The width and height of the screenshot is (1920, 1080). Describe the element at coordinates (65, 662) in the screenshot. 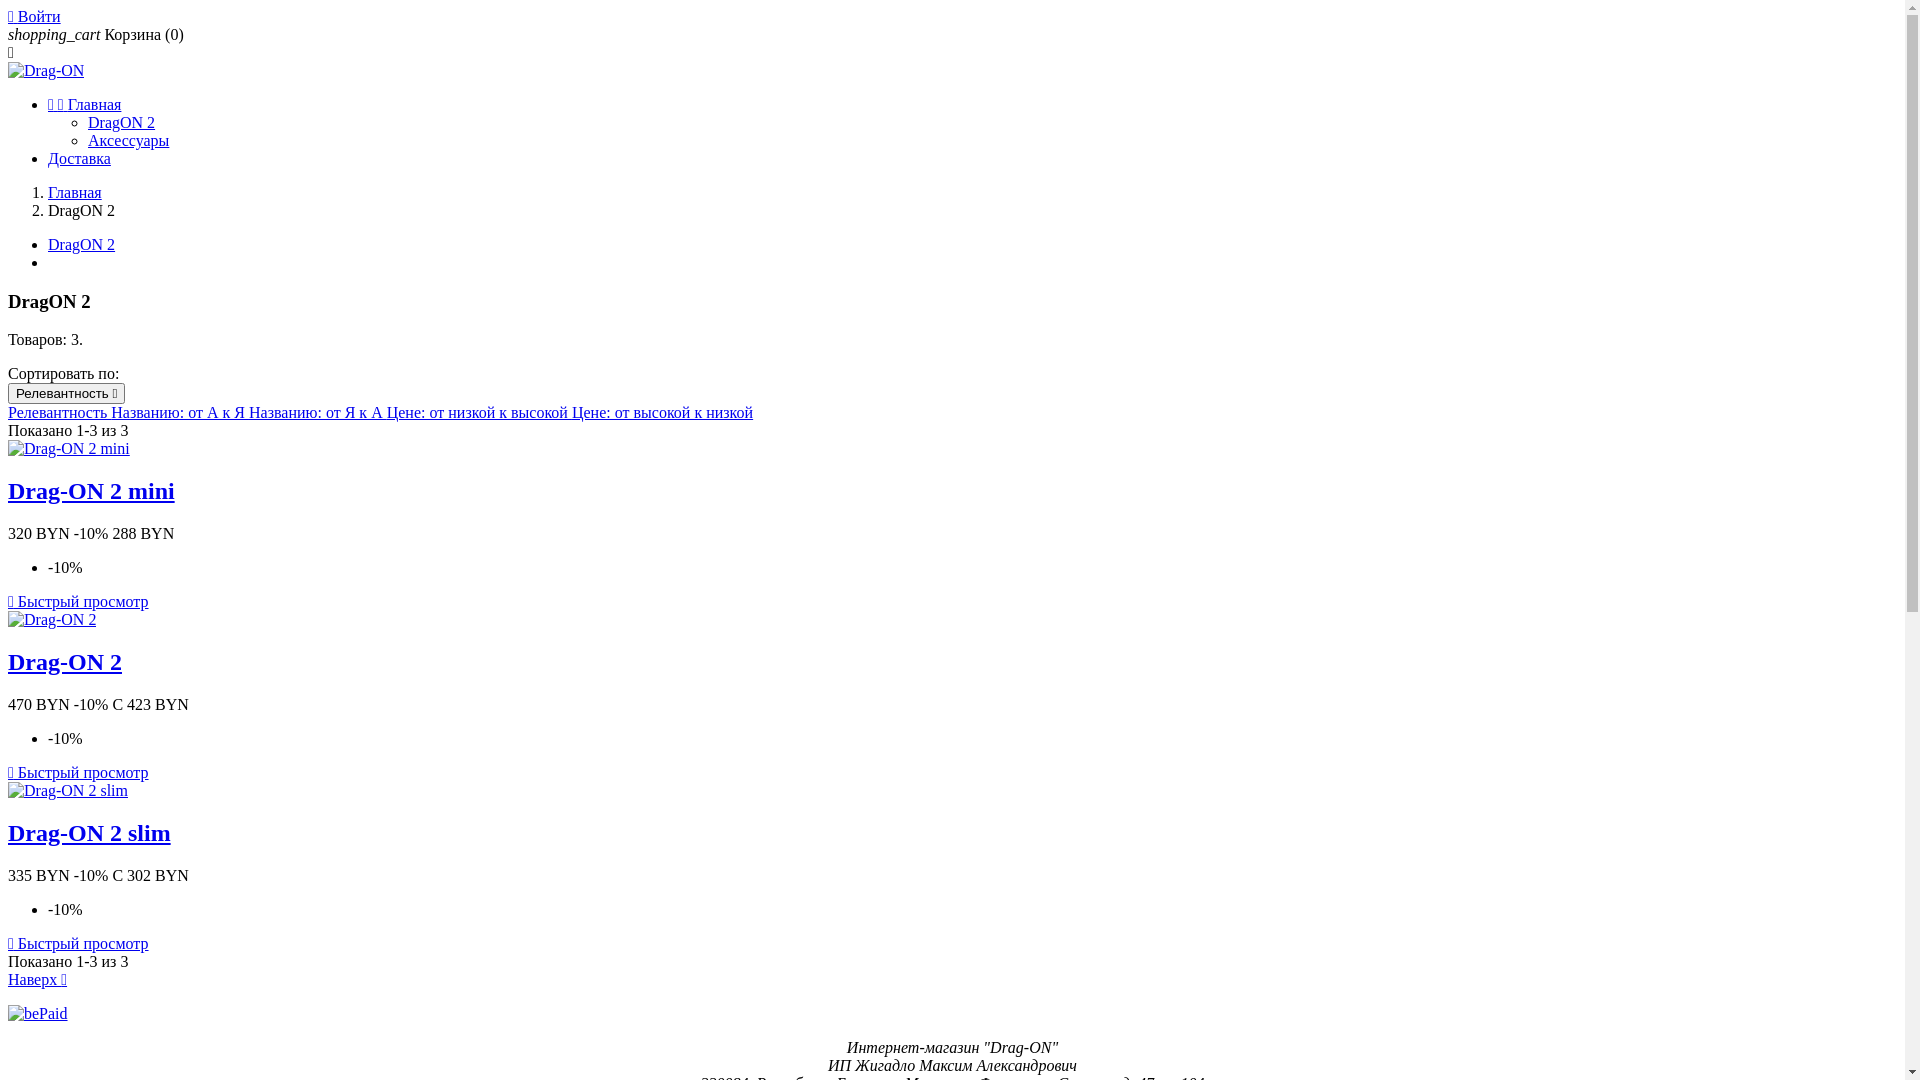

I see `'Drag-ON 2'` at that location.